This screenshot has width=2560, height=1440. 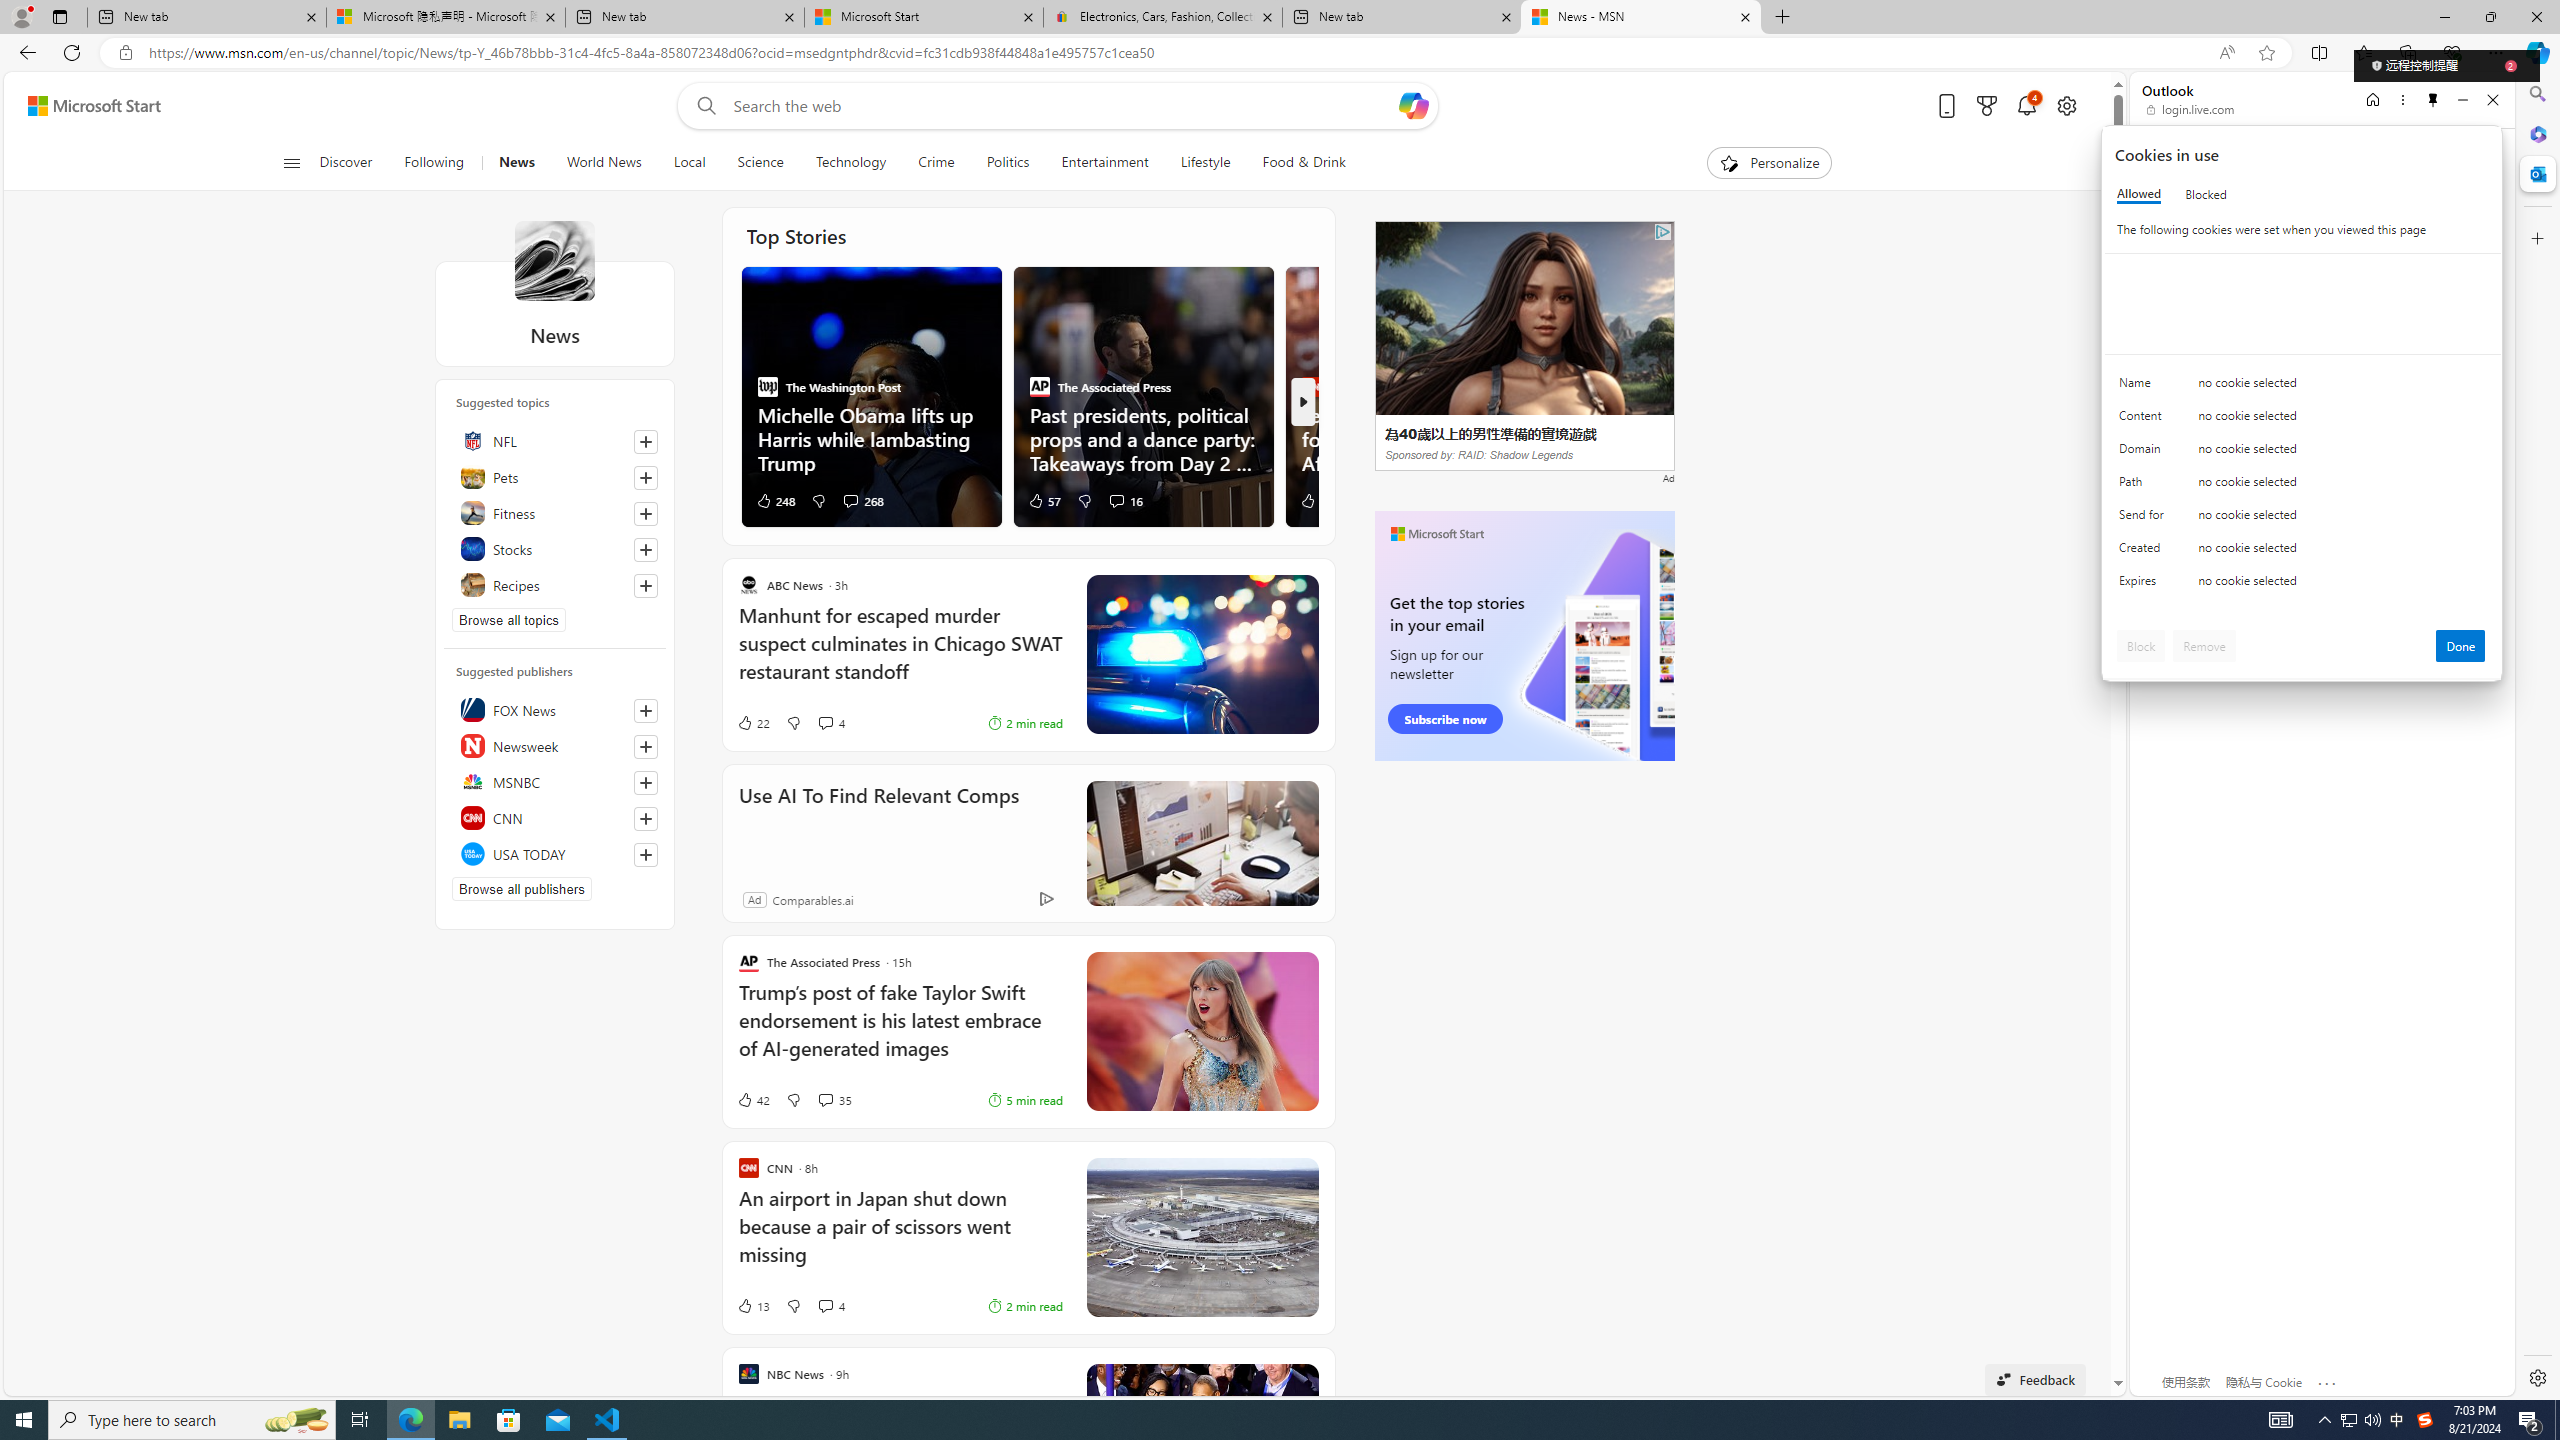 What do you see at coordinates (1028, 842) in the screenshot?
I see `'Use AI To Find Relevant CompsAdComparables.ai'` at bounding box center [1028, 842].